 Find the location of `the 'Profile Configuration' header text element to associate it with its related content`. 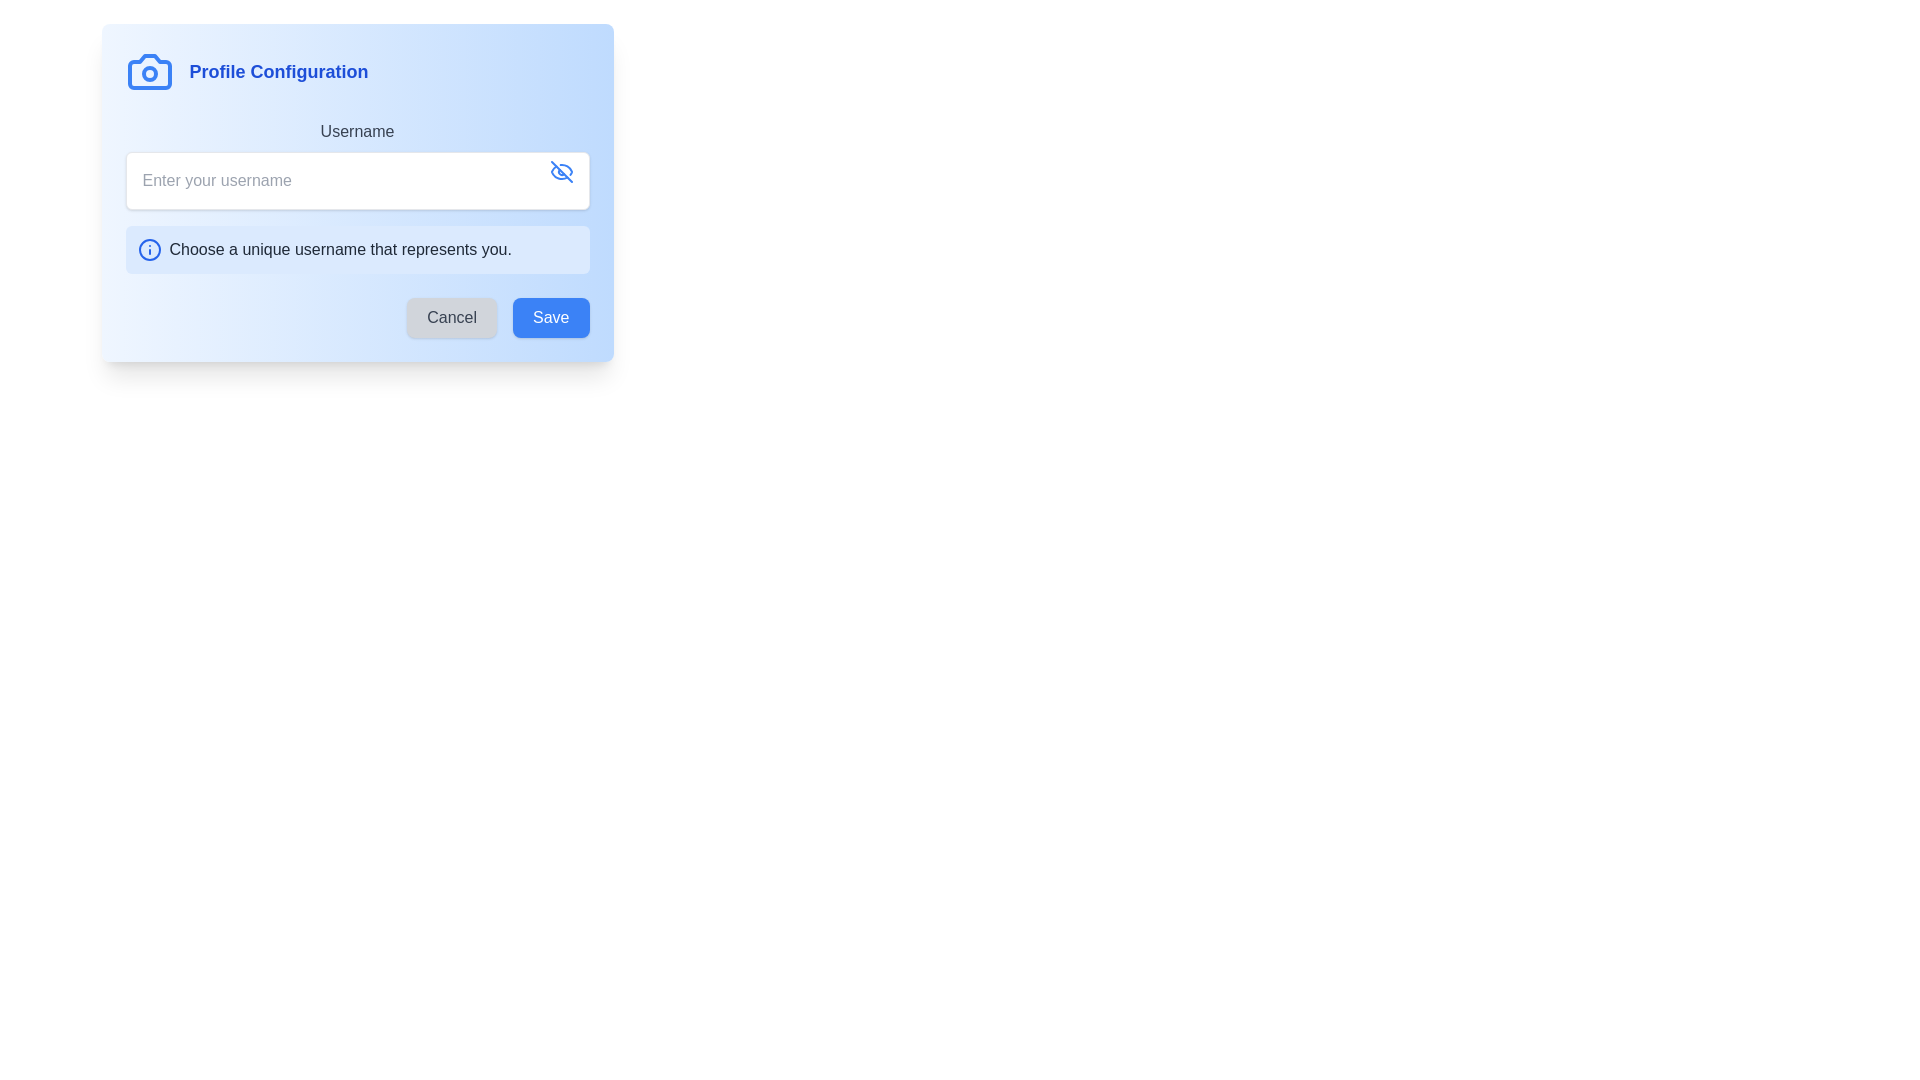

the 'Profile Configuration' header text element to associate it with its related content is located at coordinates (277, 71).